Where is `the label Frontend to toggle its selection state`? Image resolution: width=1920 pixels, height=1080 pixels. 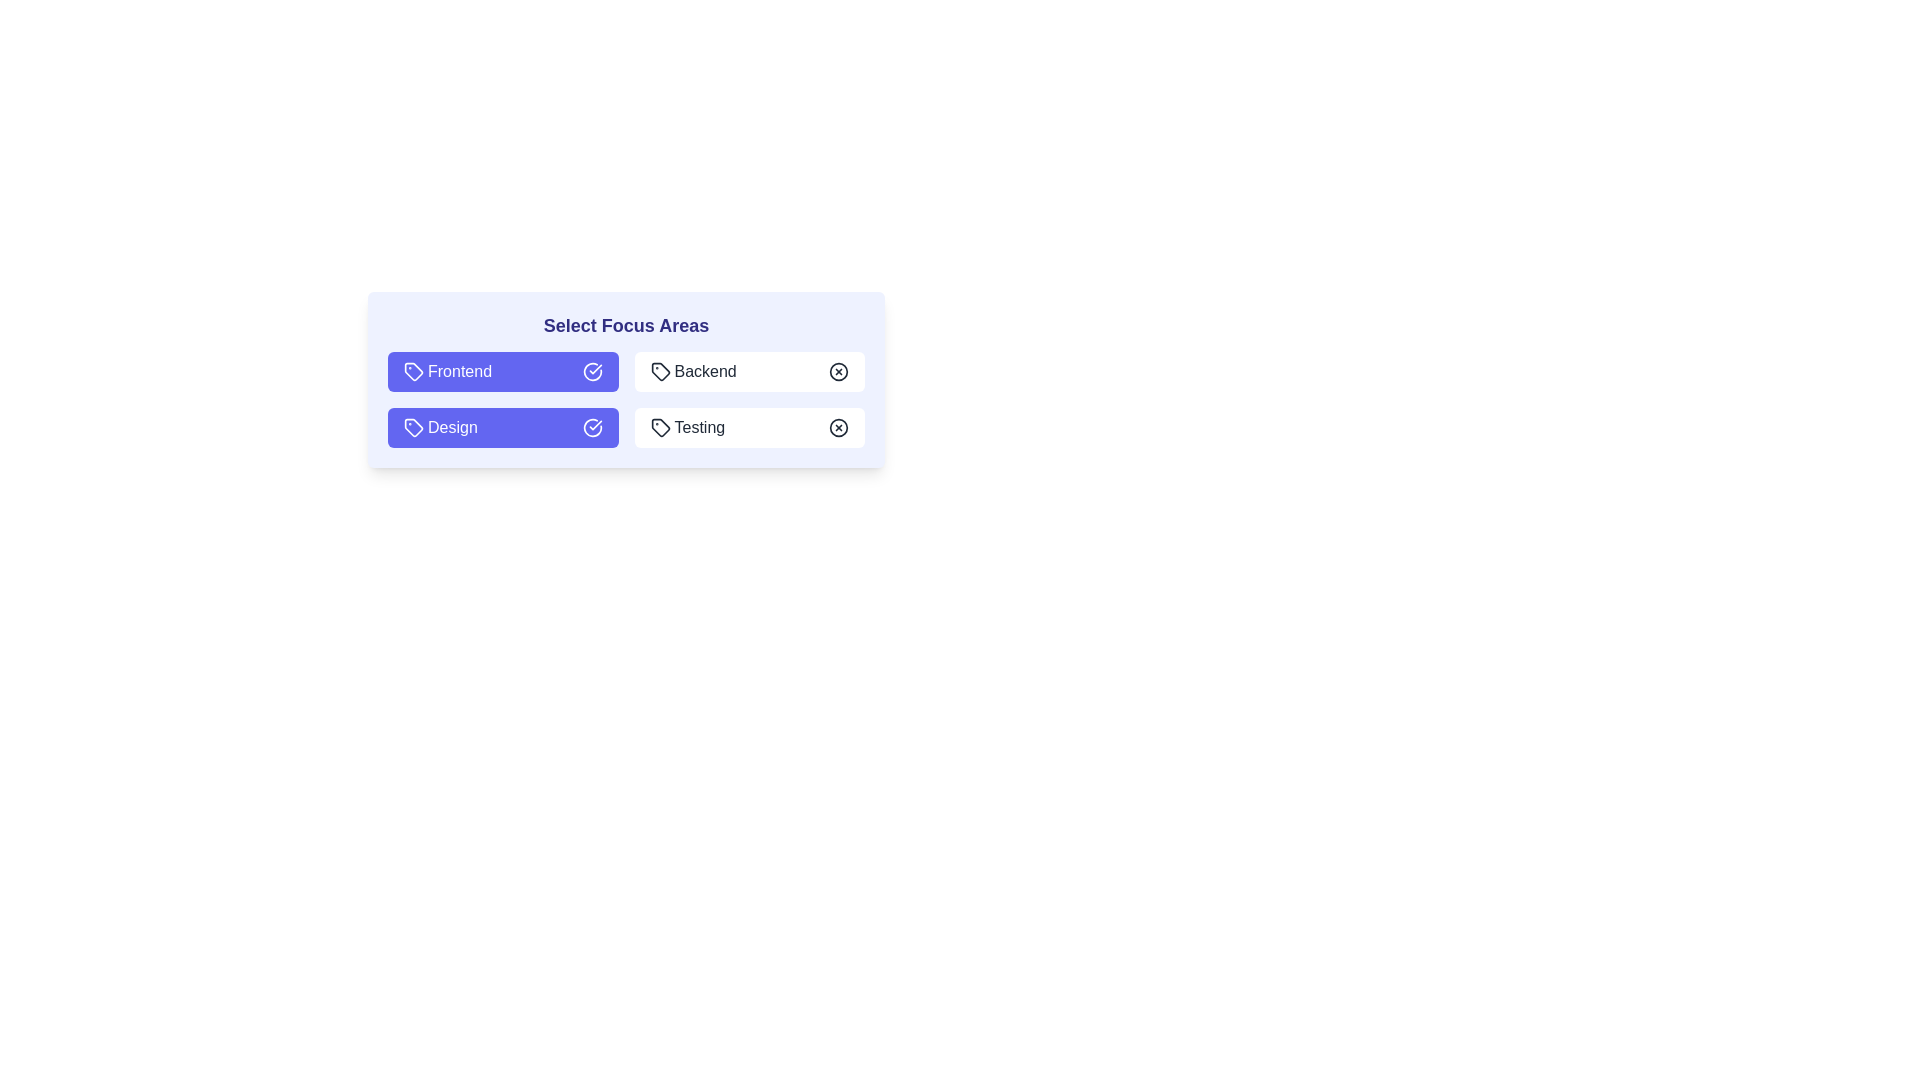
the label Frontend to toggle its selection state is located at coordinates (503, 371).